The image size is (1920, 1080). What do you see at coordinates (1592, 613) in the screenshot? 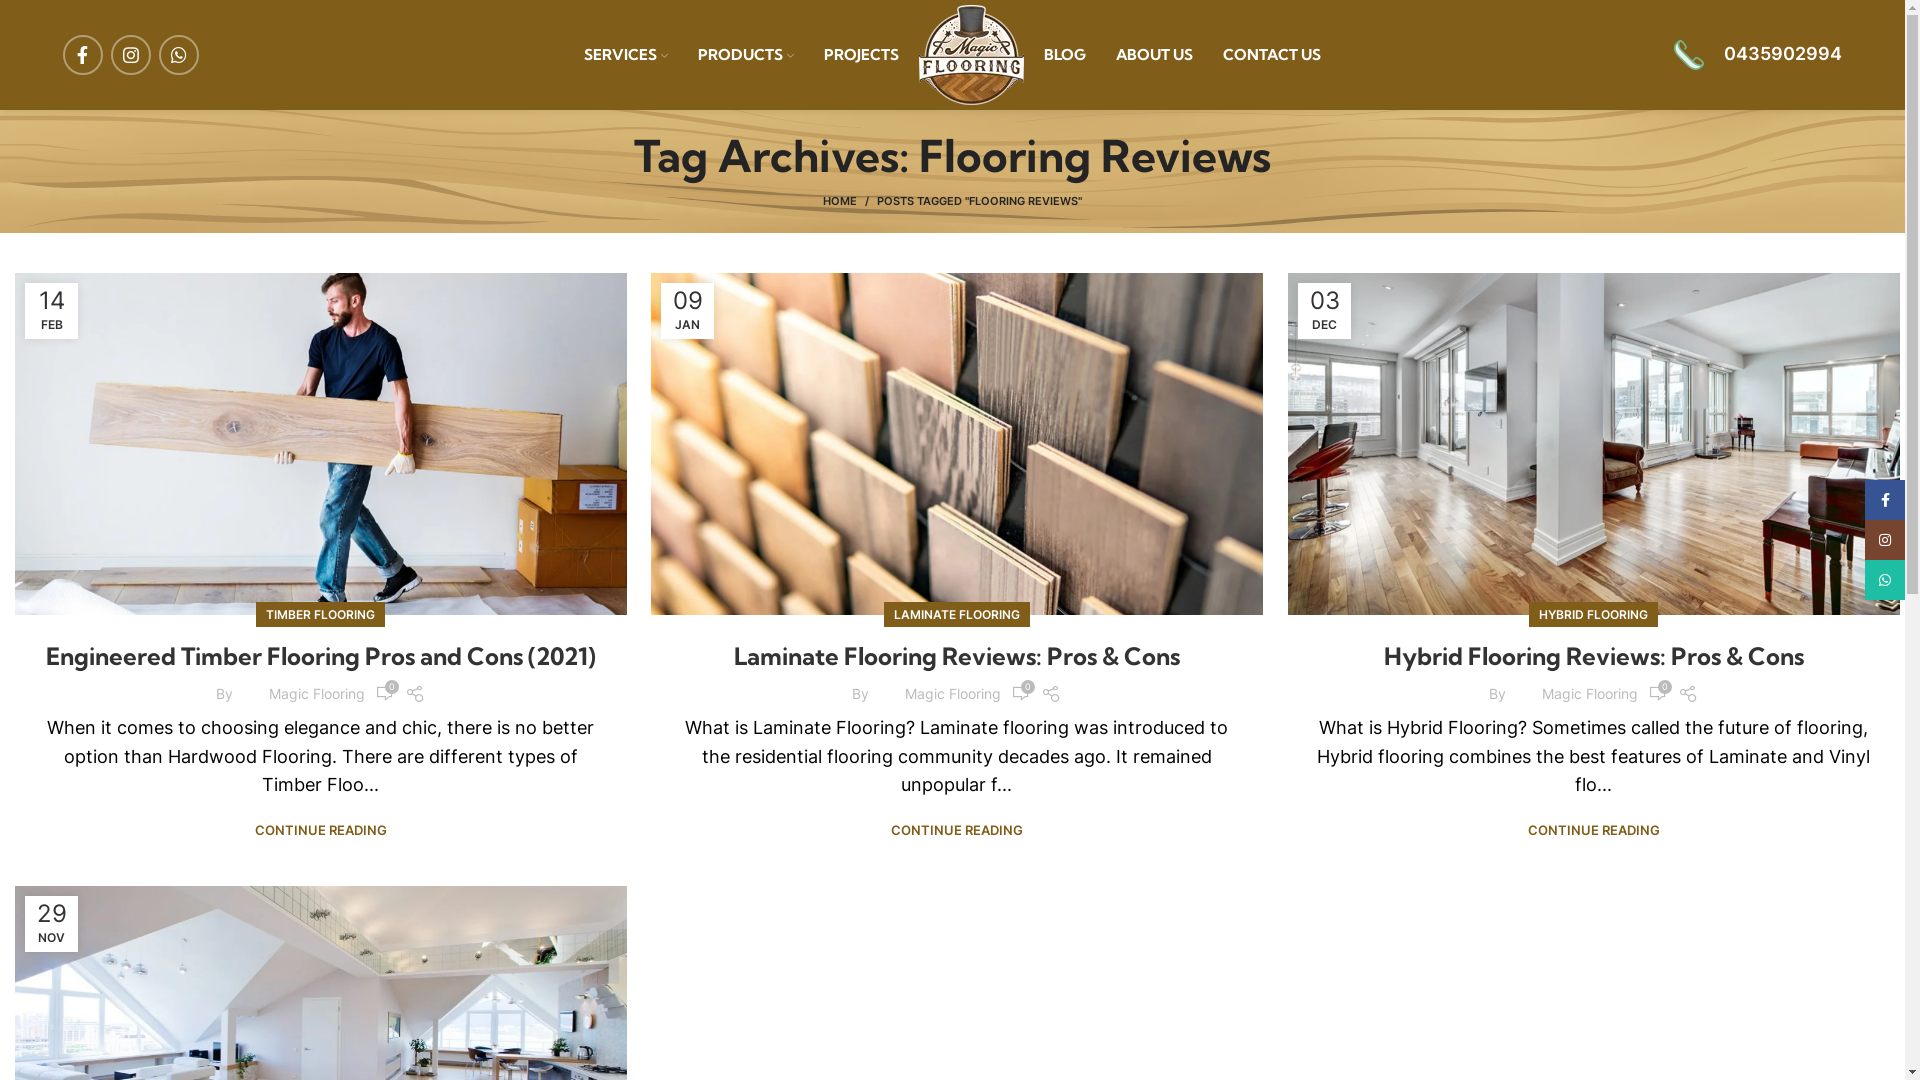
I see `'HYBRID FLOORING'` at bounding box center [1592, 613].